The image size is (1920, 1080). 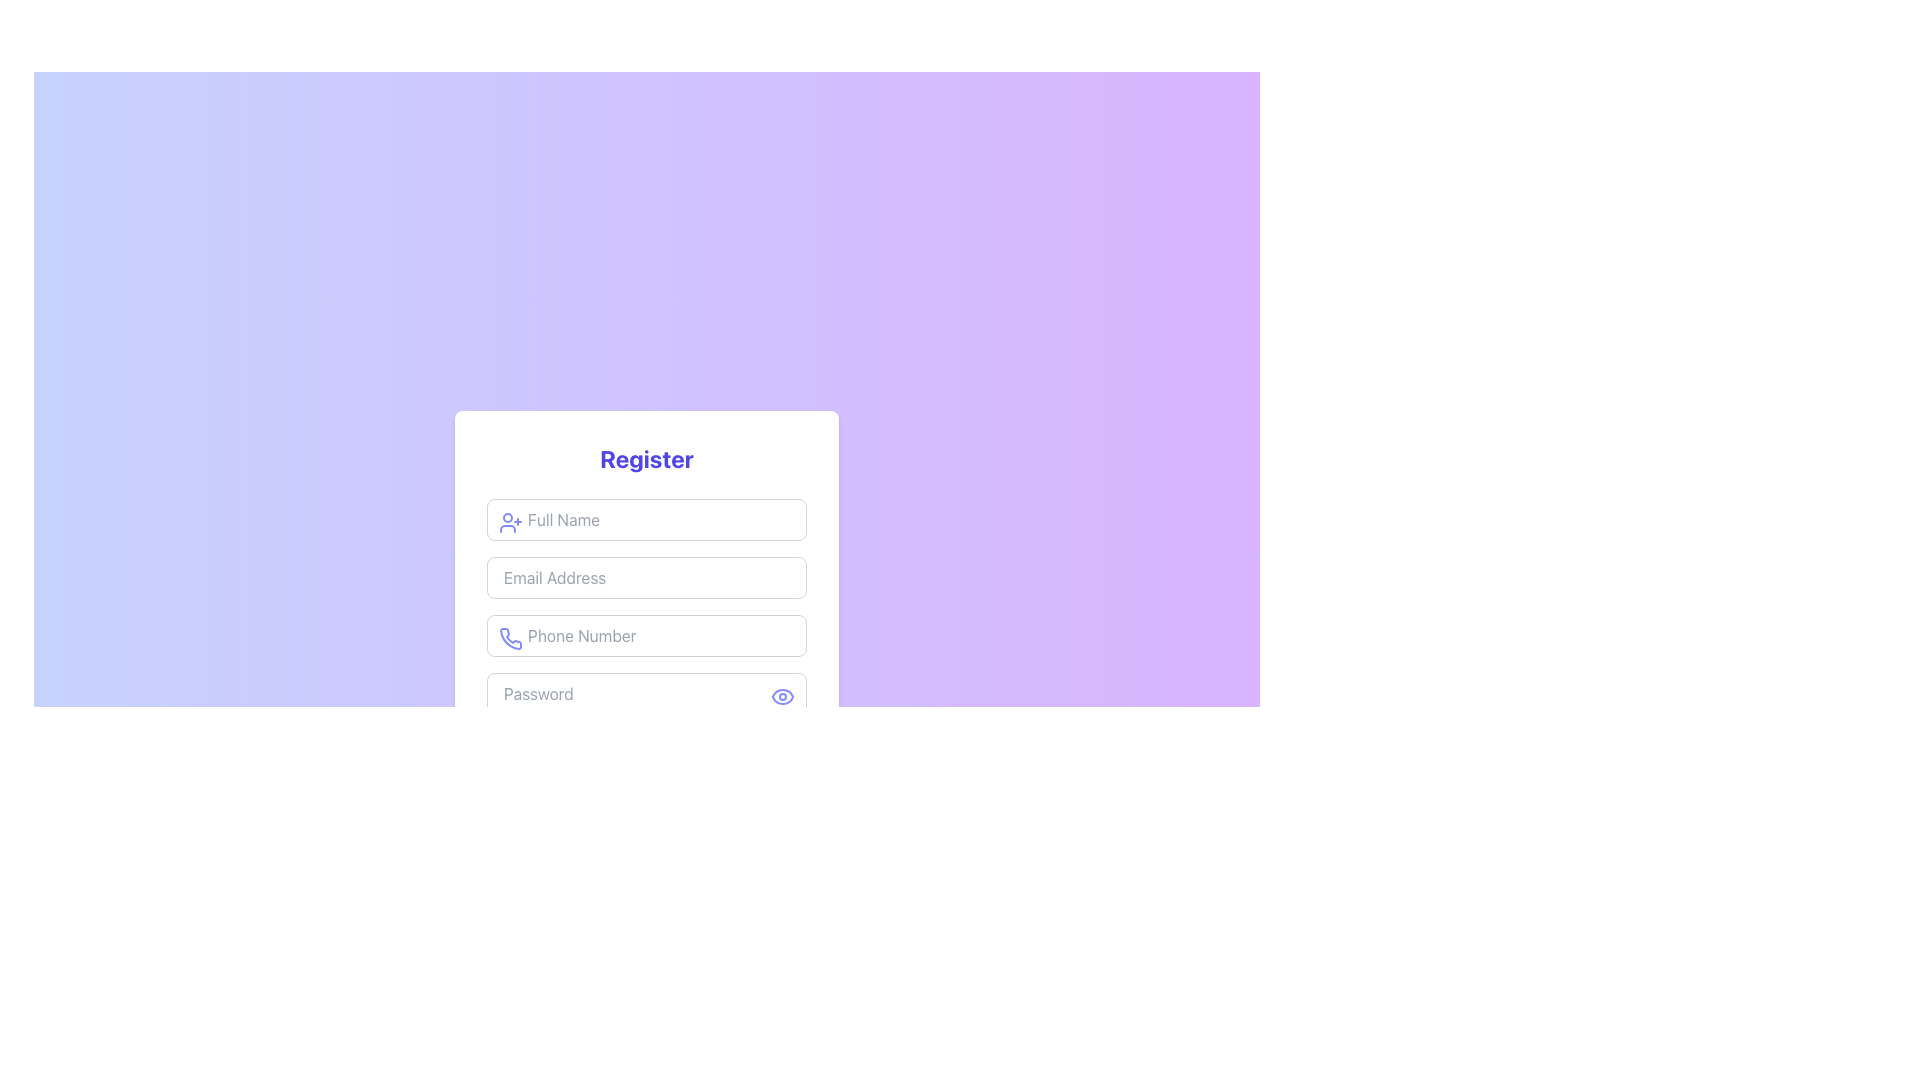 What do you see at coordinates (510, 639) in the screenshot?
I see `the decorative phone number icon located inside the 'Phone Number' input field, positioned to the left of the placeholder text` at bounding box center [510, 639].